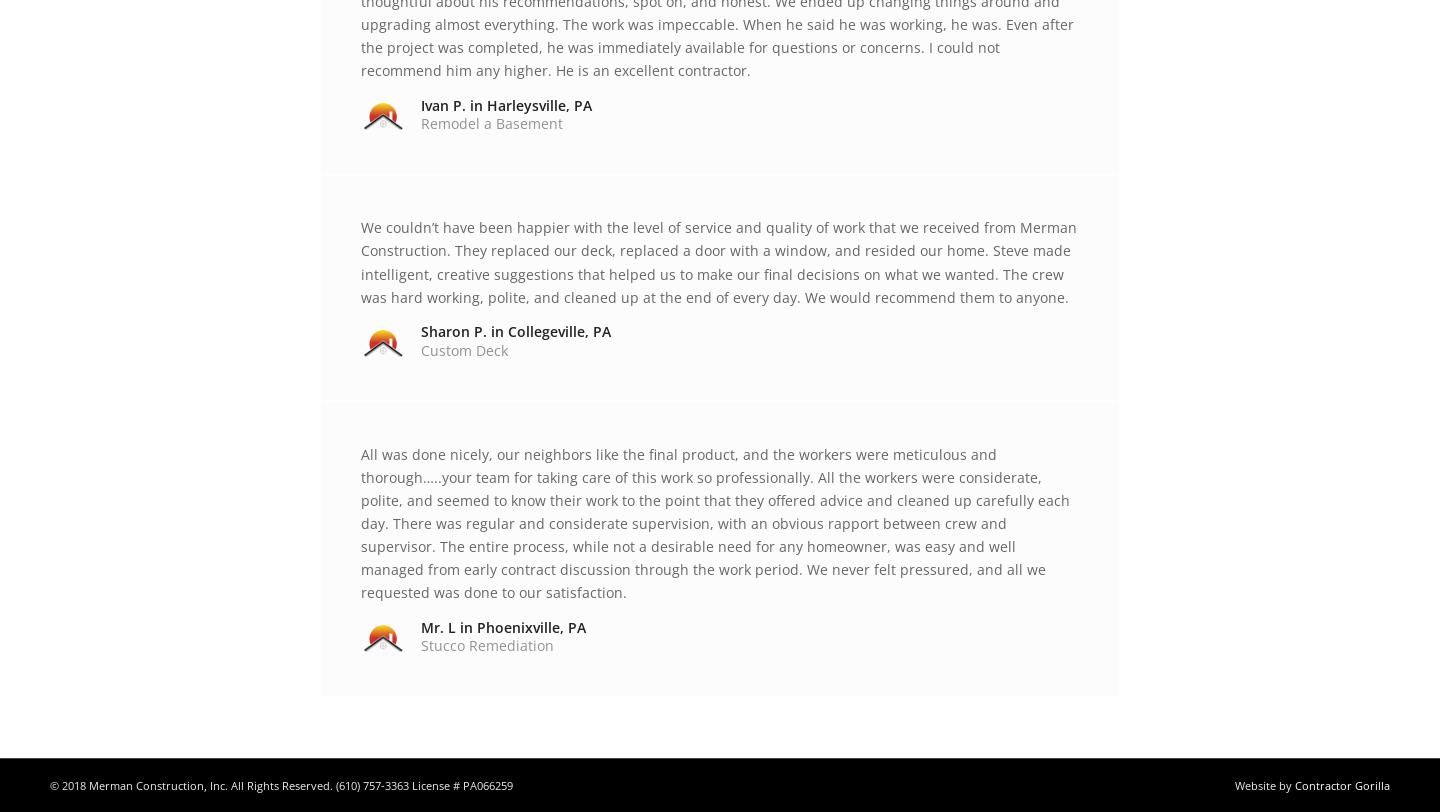  What do you see at coordinates (48, 784) in the screenshot?
I see `'© 2018 Merman Construction, Inc. All Rights Reserved. (610) 757-3363 License # PA066259'` at bounding box center [48, 784].